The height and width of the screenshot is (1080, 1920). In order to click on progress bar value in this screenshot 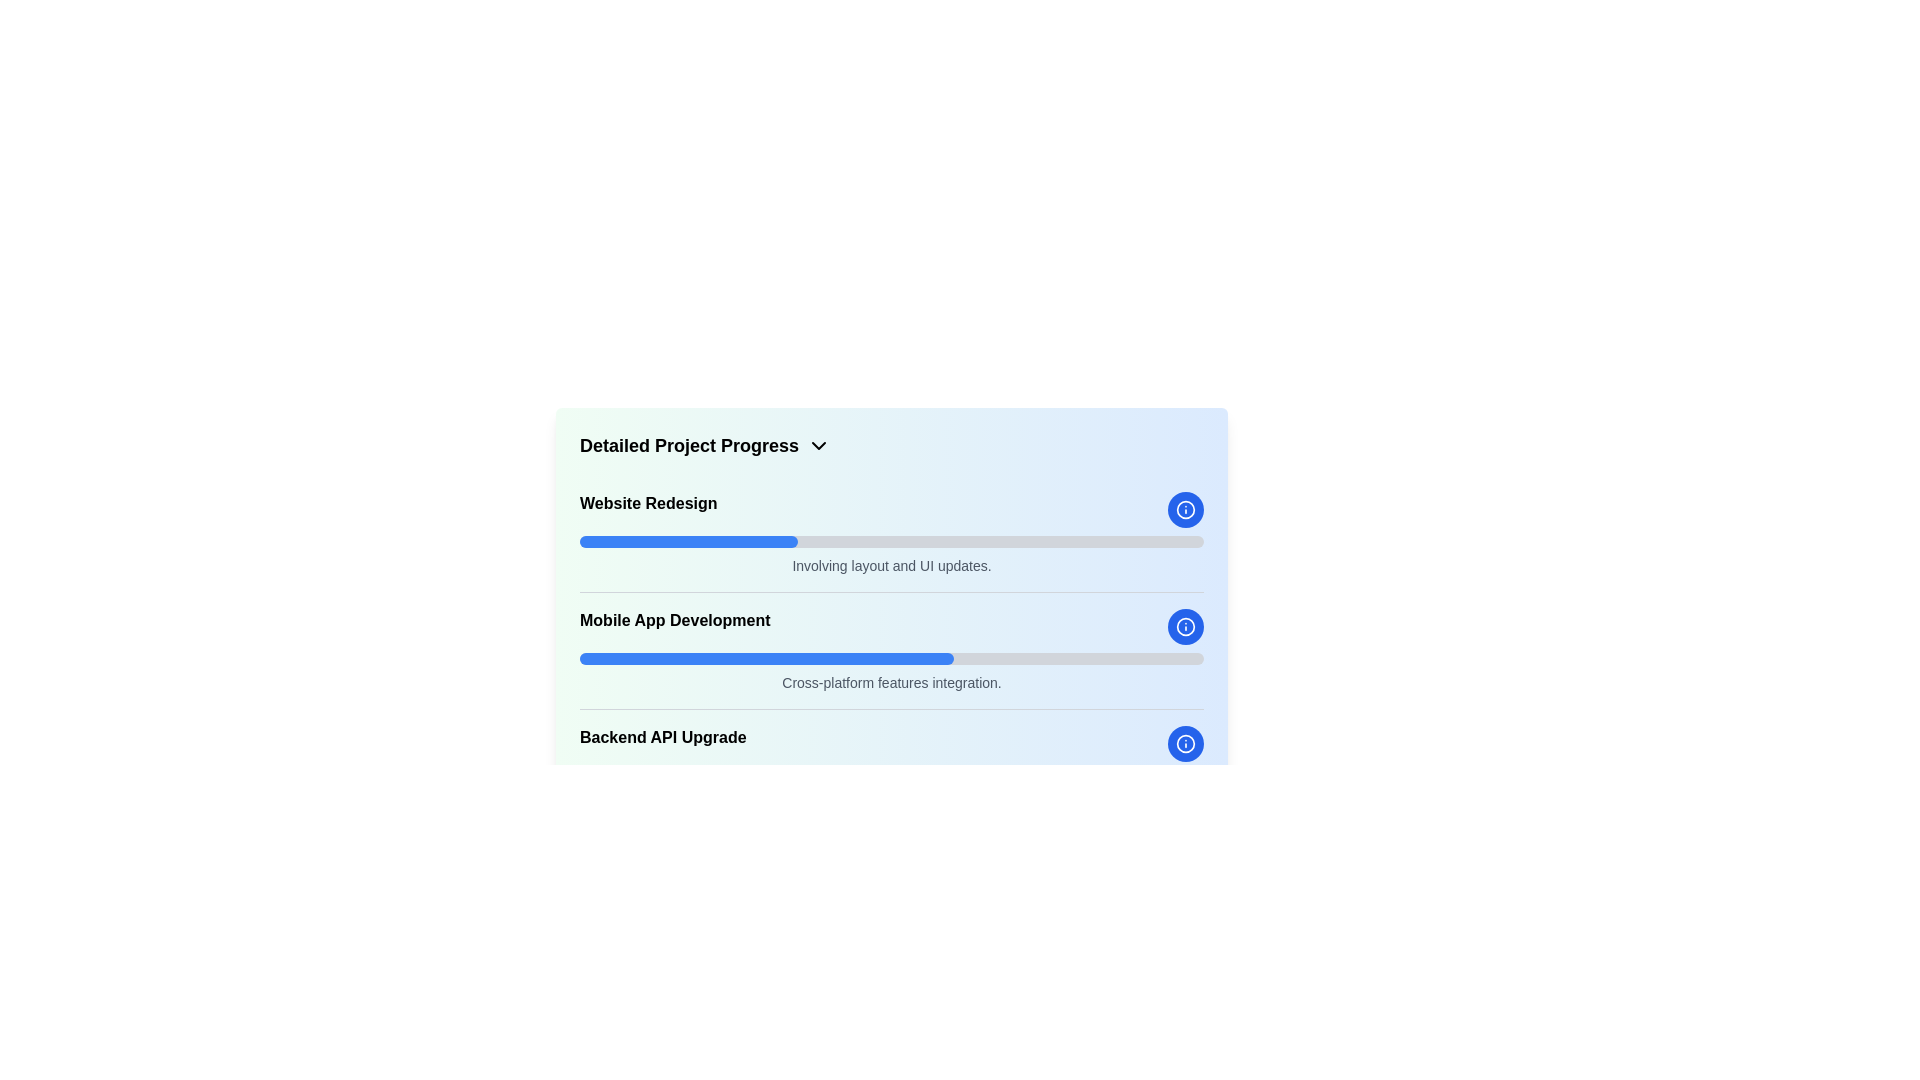, I will do `click(1090, 659)`.